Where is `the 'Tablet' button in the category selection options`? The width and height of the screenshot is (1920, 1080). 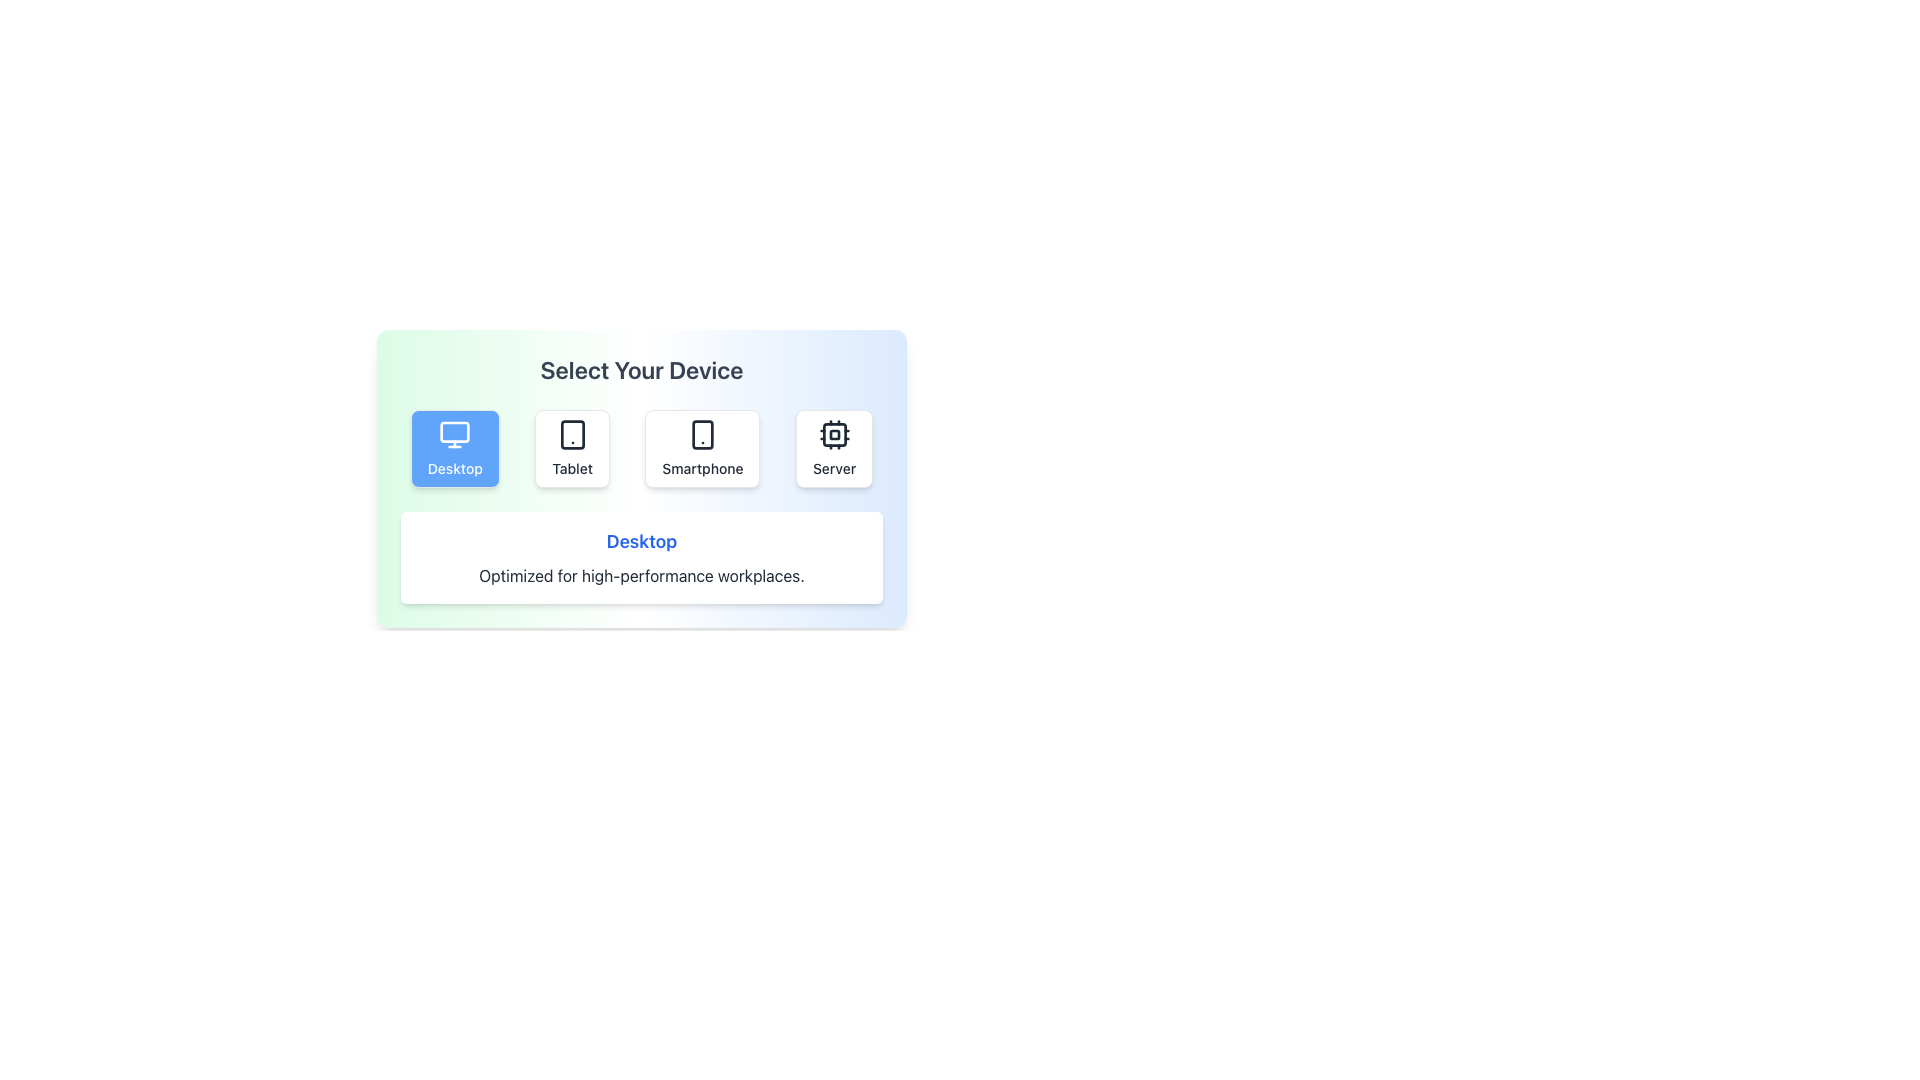
the 'Tablet' button in the category selection options is located at coordinates (571, 447).